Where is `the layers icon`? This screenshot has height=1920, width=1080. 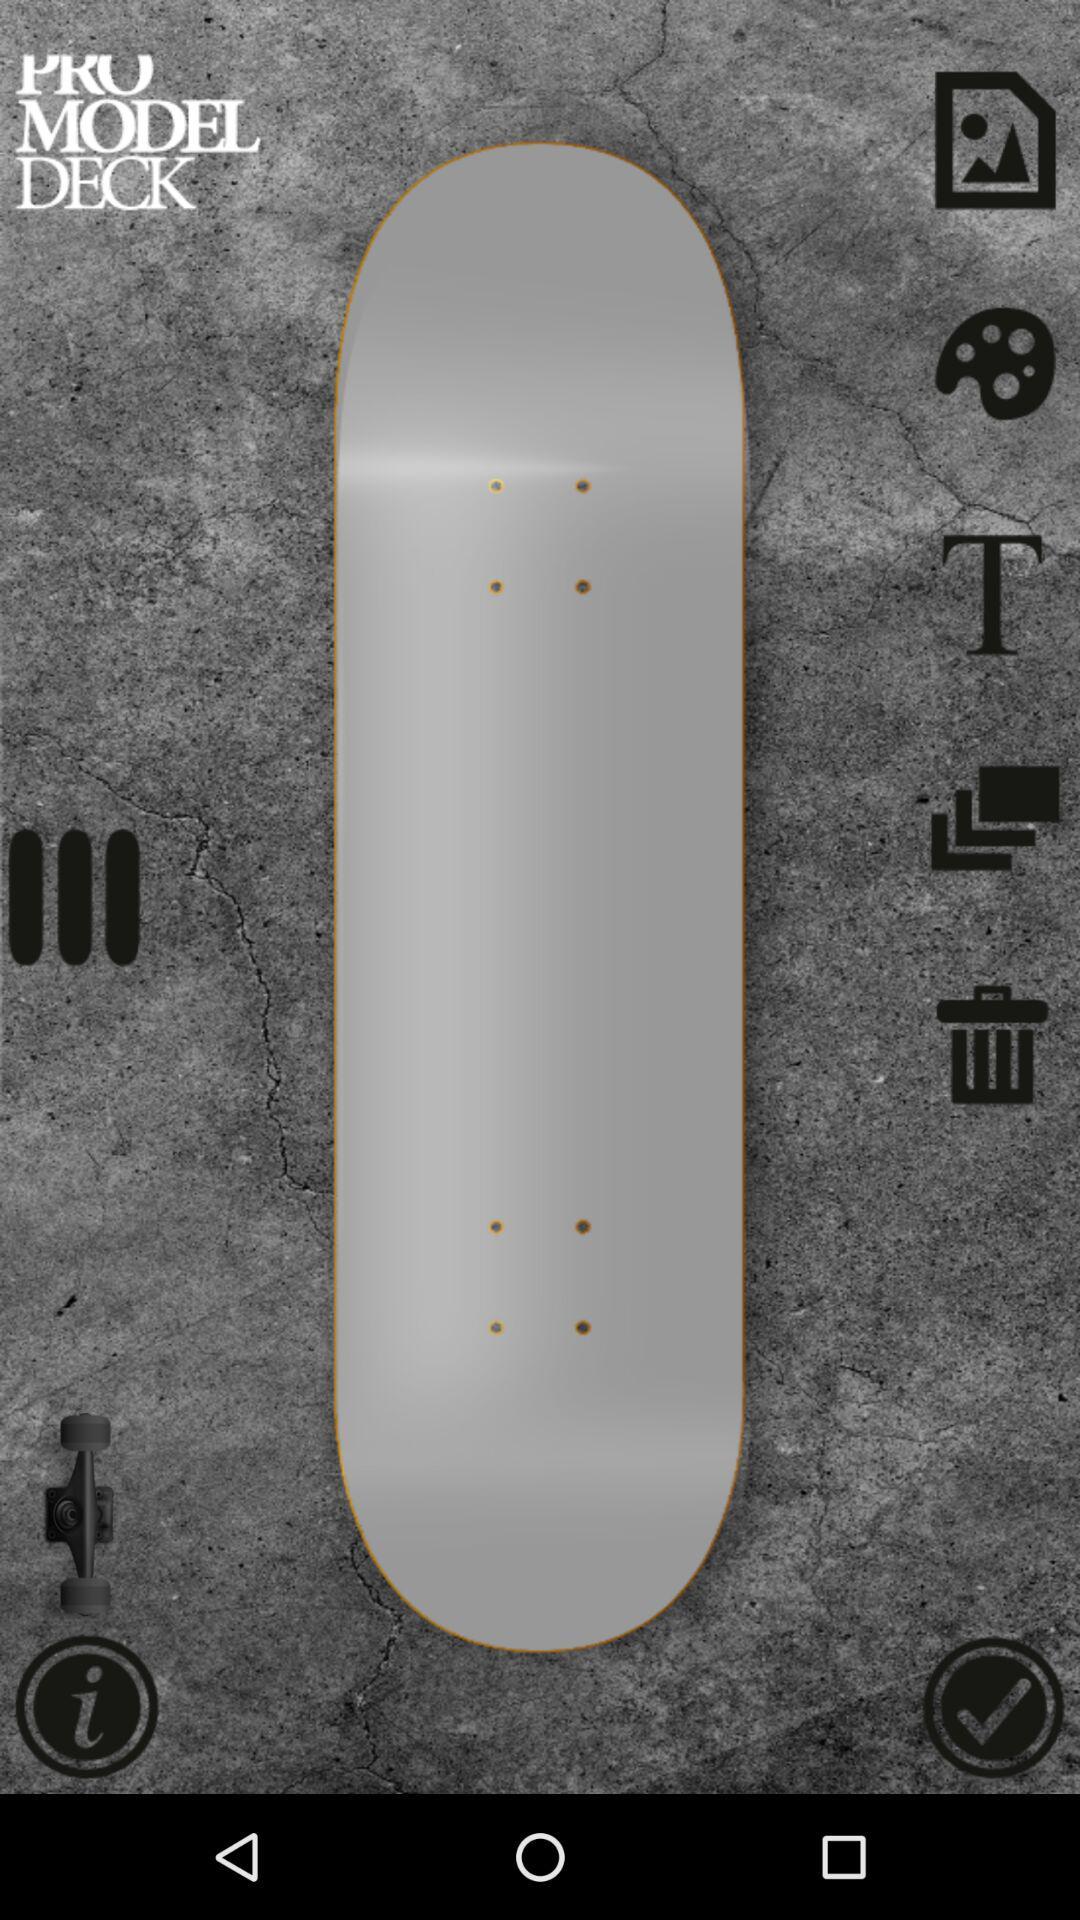 the layers icon is located at coordinates (992, 879).